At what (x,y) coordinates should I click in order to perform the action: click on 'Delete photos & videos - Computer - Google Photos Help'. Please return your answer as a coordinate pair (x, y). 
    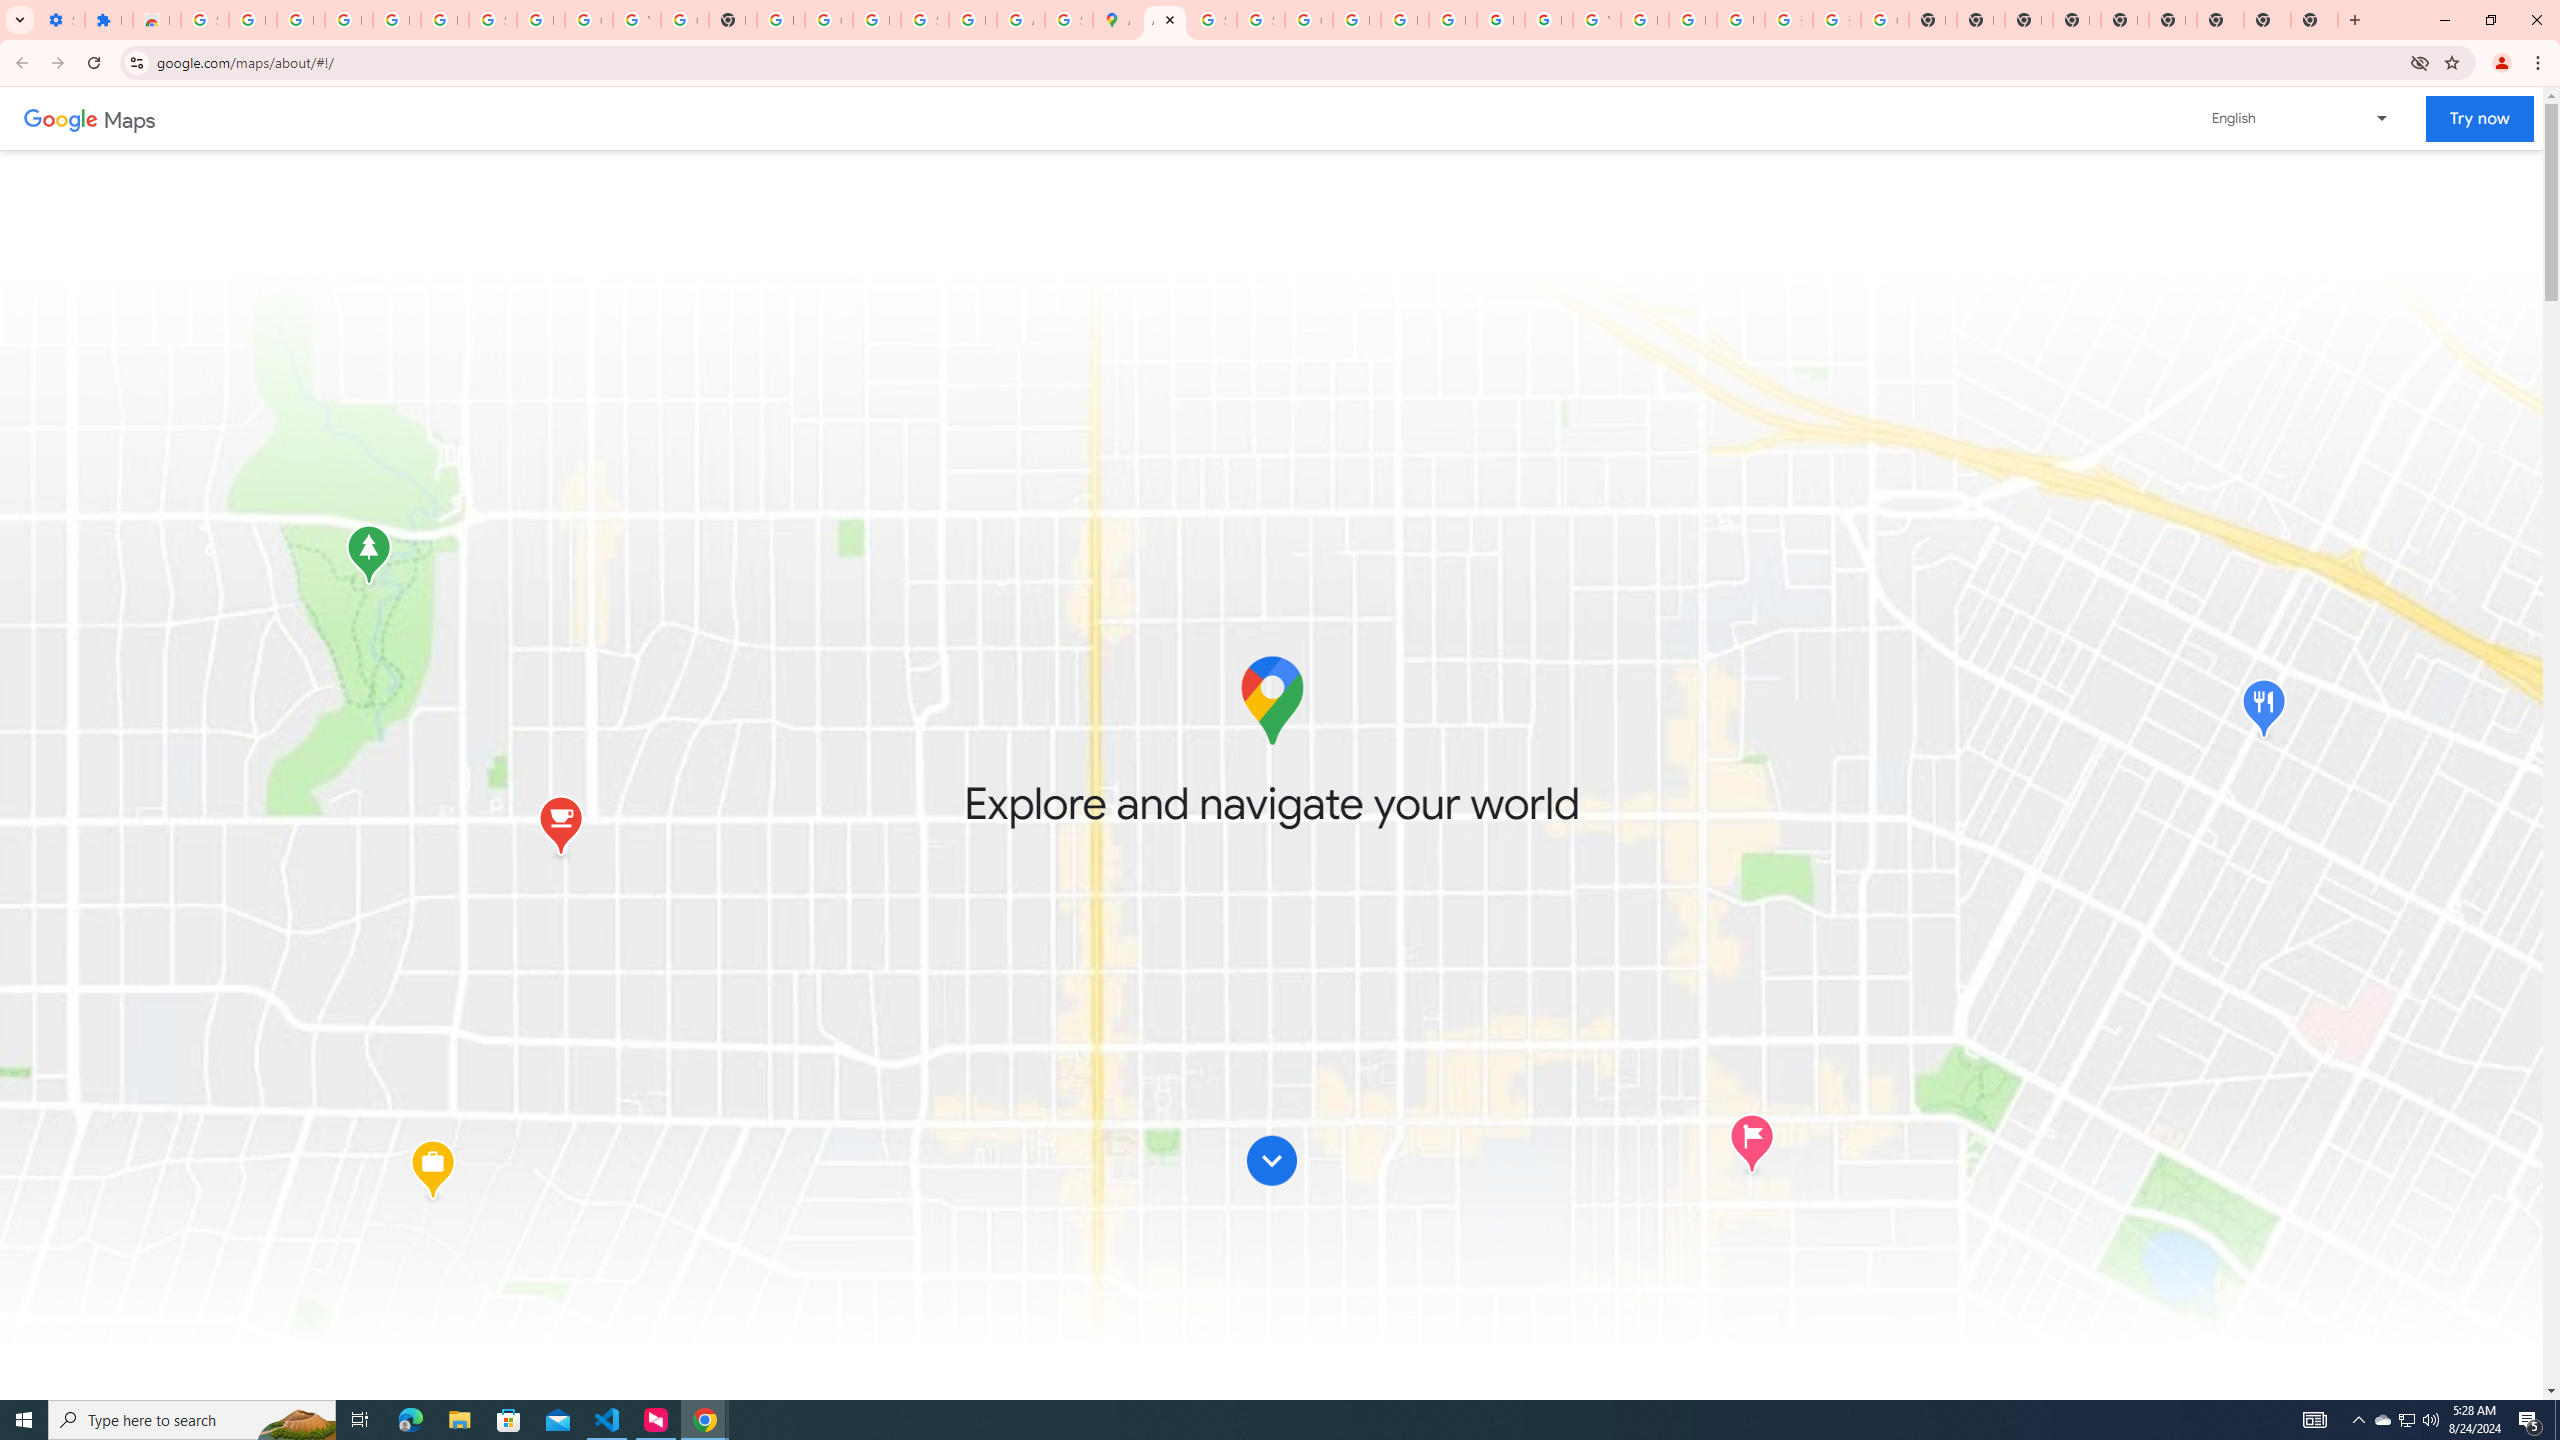
    Looking at the image, I should click on (347, 19).